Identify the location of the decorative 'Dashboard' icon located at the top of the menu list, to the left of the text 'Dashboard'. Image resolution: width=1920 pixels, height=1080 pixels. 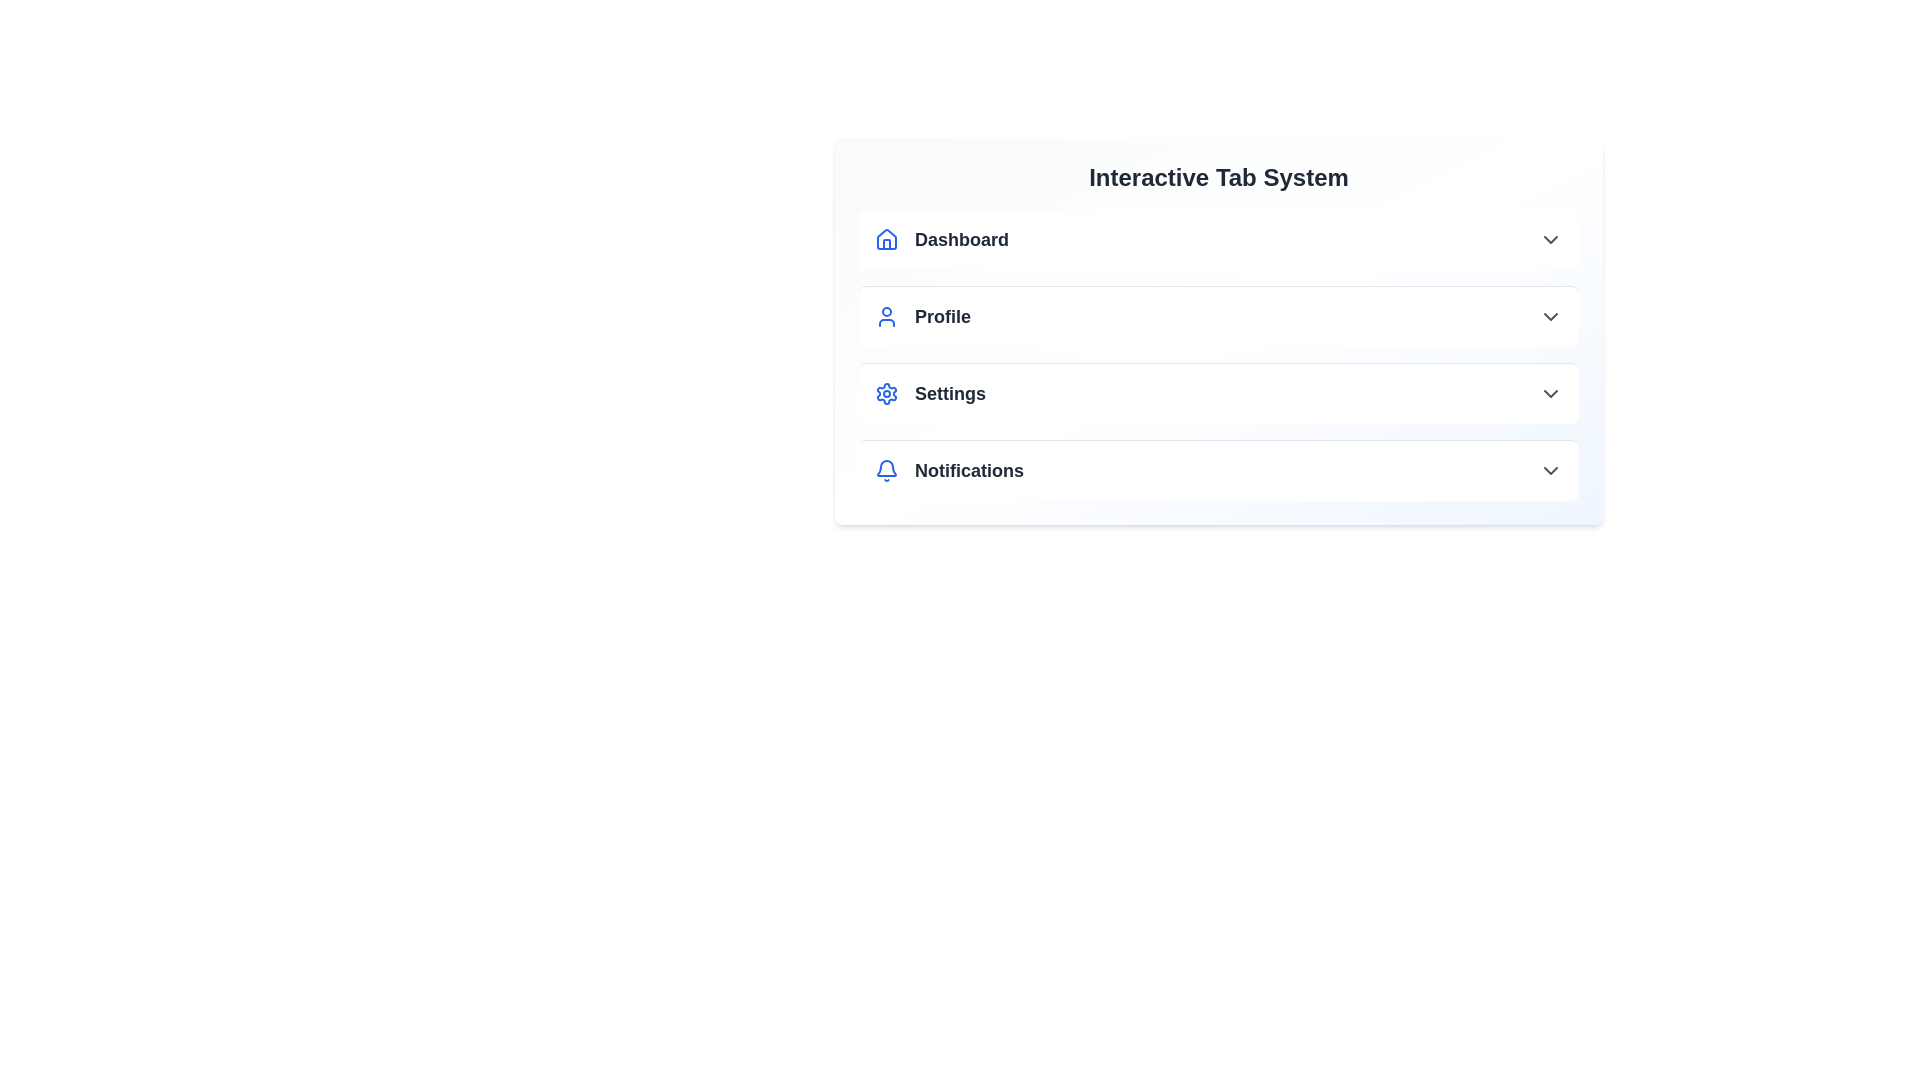
(886, 238).